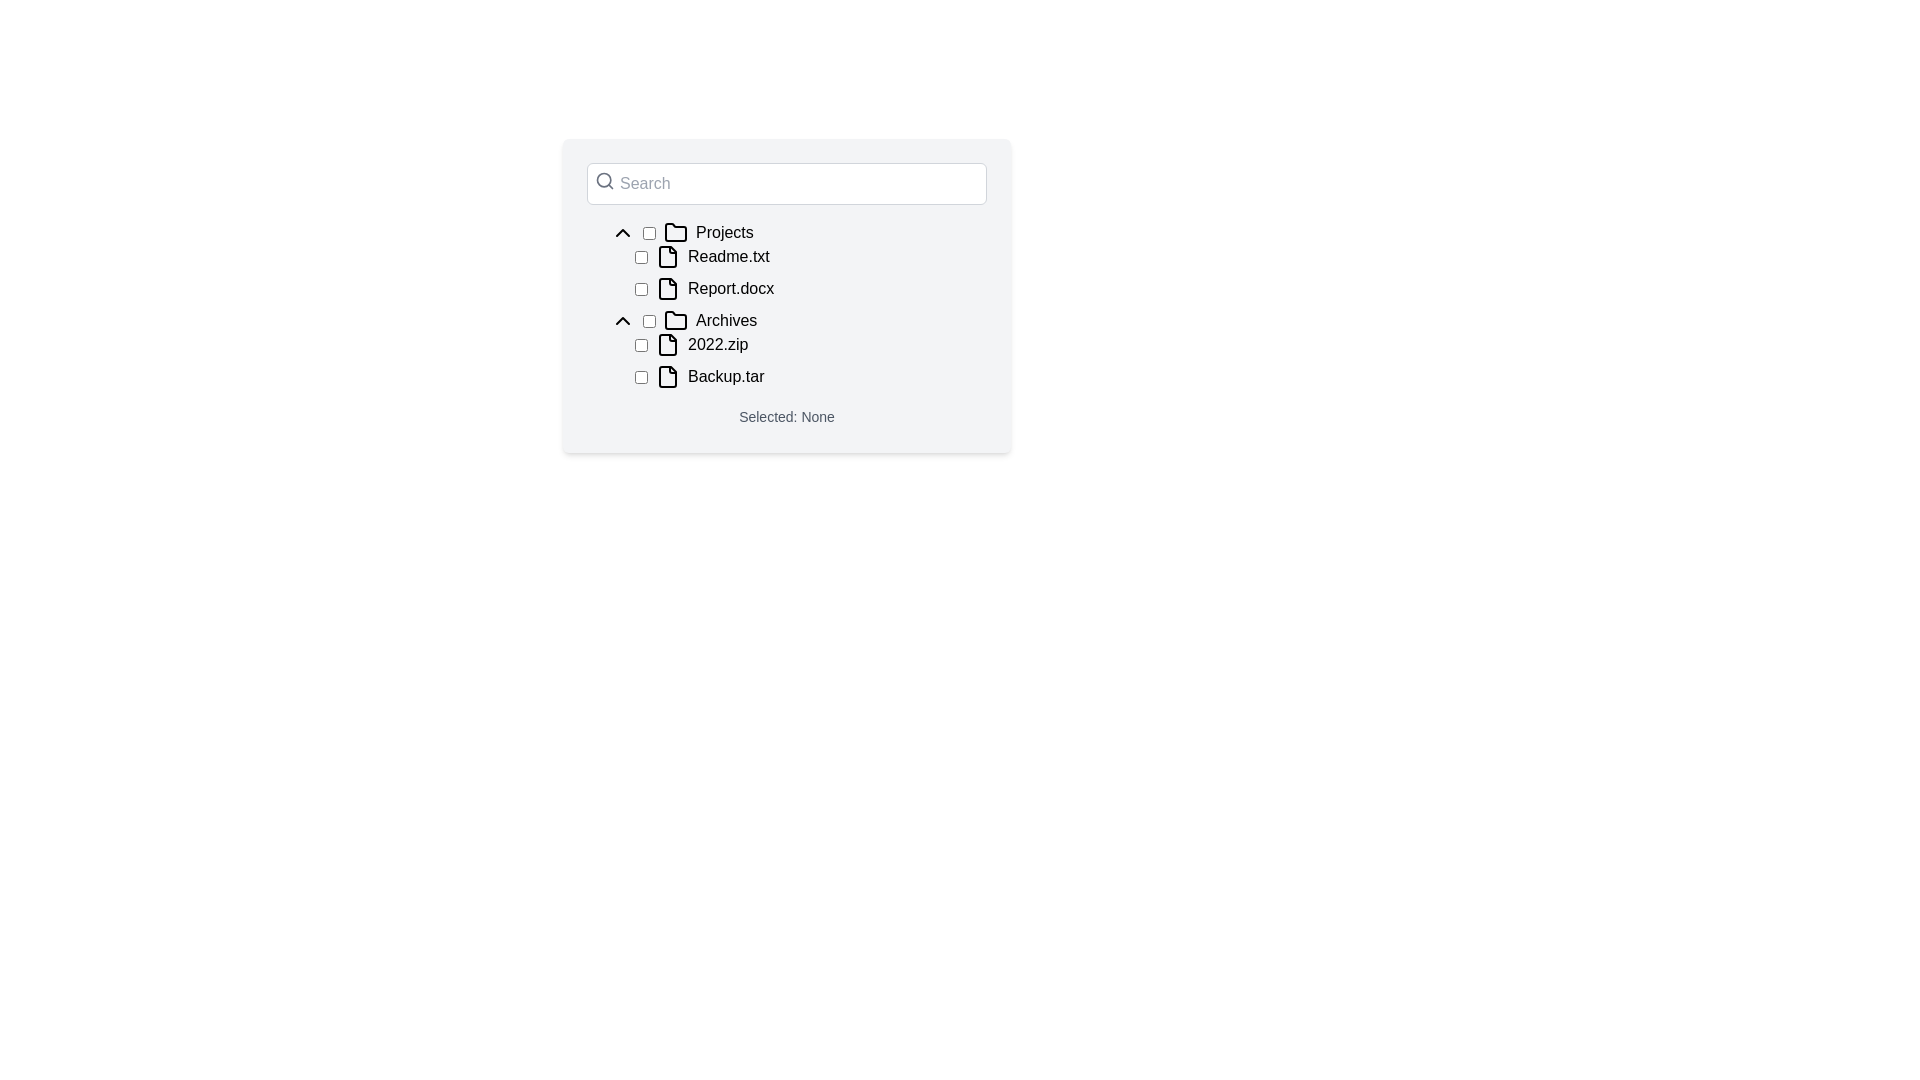 This screenshot has width=1920, height=1080. What do you see at coordinates (667, 256) in the screenshot?
I see `the file icon representing 'Readme.txt' located in the 'Projects' section, positioned between a checkbox and the text 'Readme.txt'` at bounding box center [667, 256].